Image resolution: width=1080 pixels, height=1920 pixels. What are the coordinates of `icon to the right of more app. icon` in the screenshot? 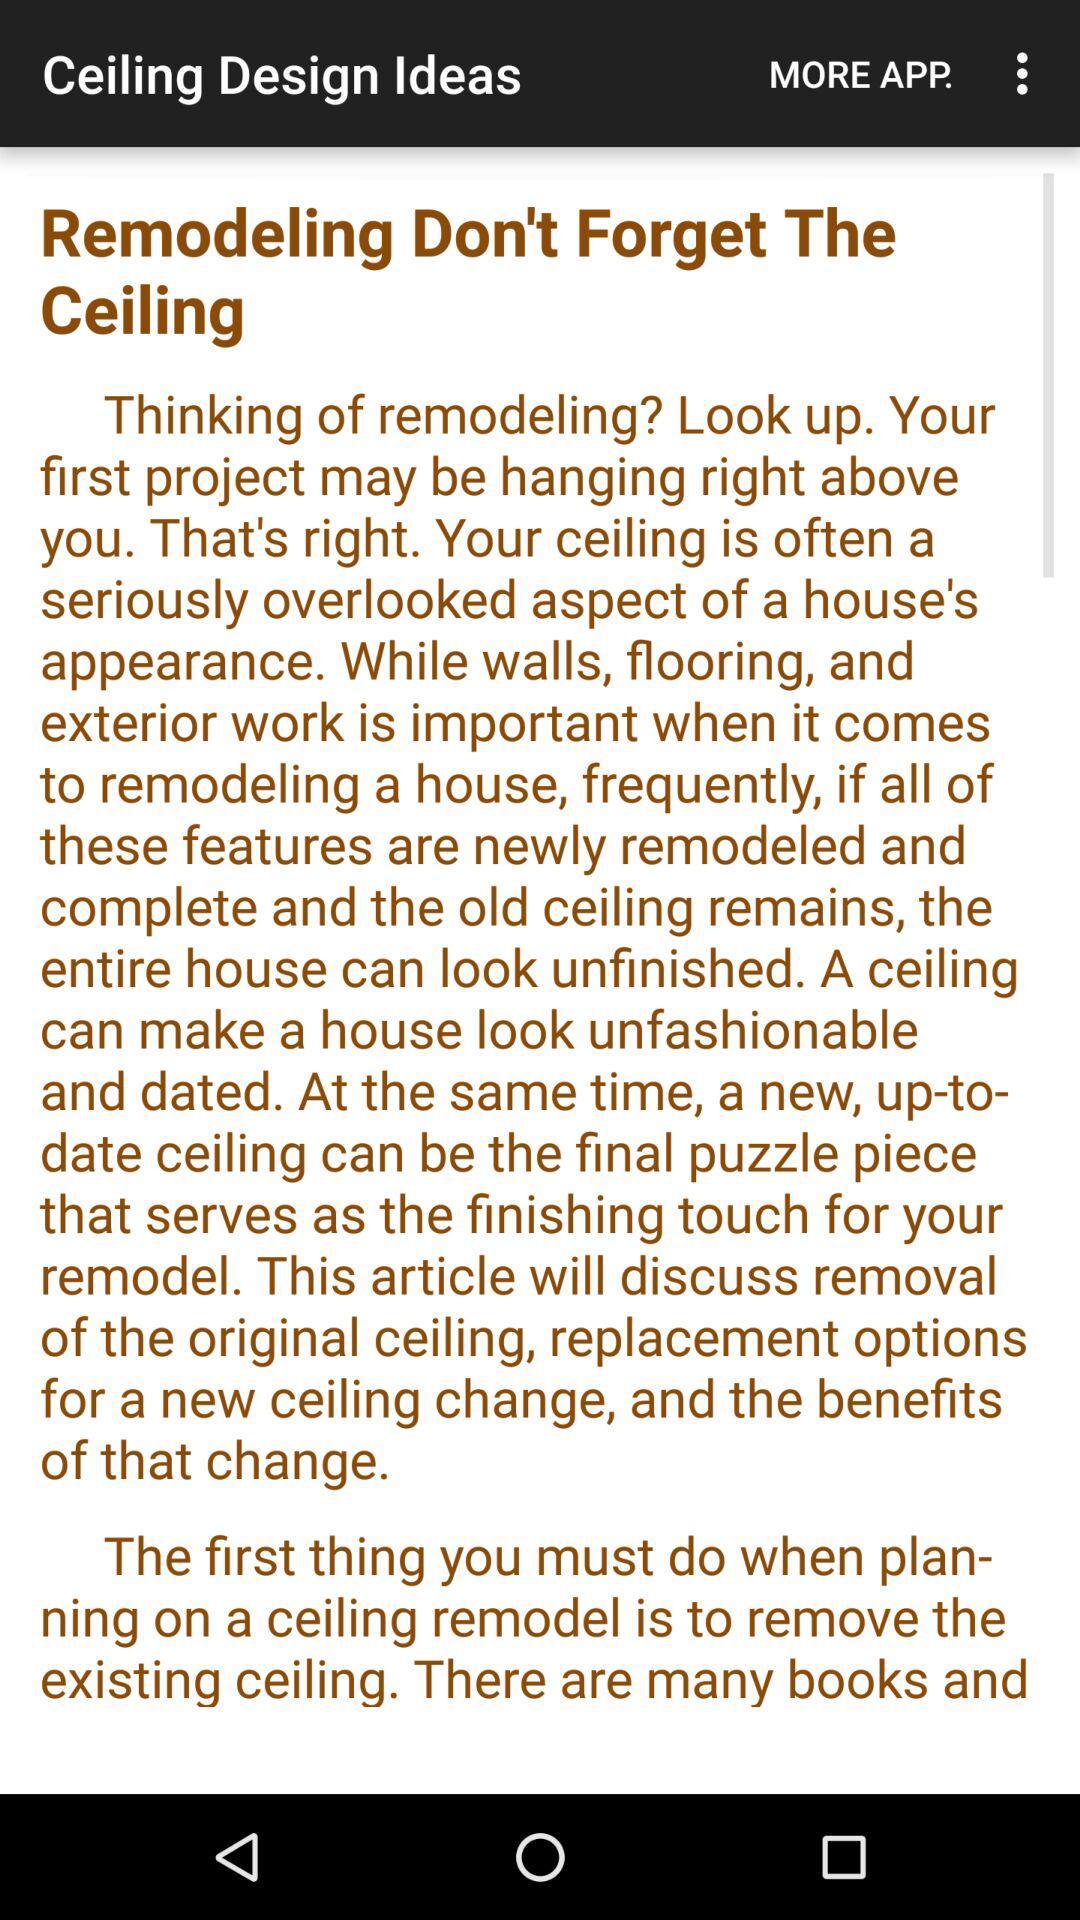 It's located at (1027, 73).